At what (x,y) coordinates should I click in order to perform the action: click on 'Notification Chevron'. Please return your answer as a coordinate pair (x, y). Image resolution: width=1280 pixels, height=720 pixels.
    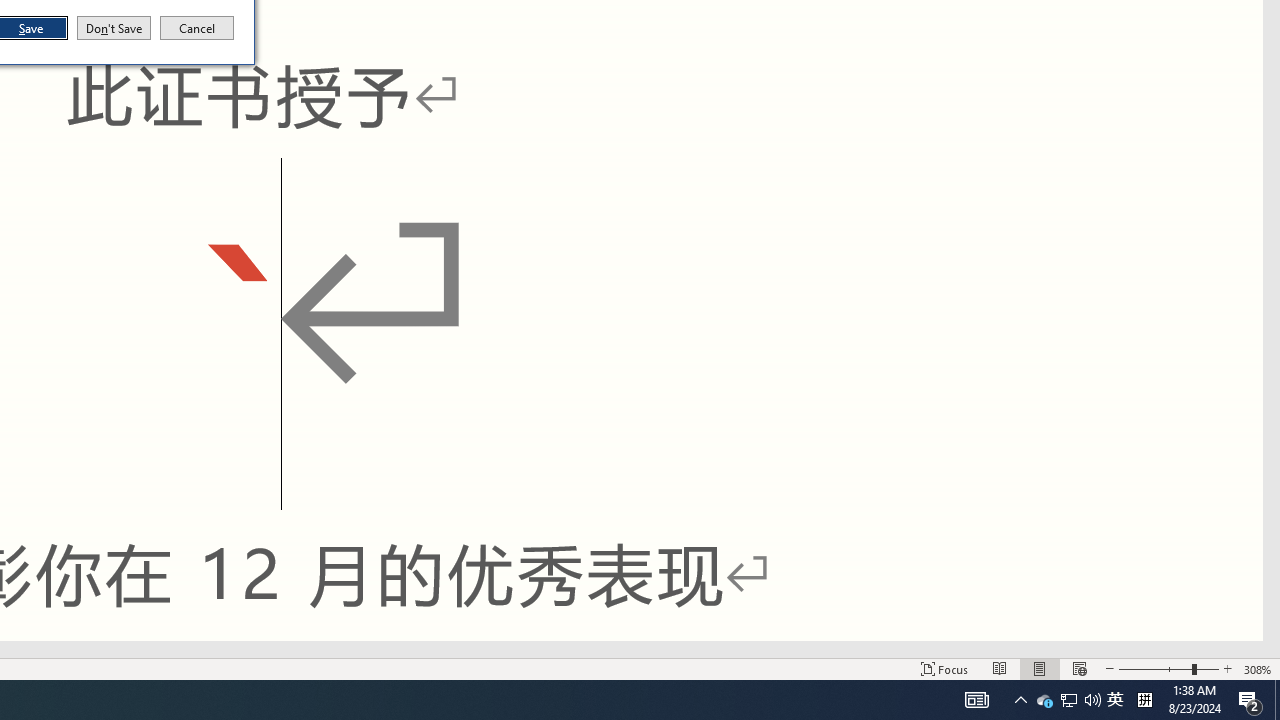
    Looking at the image, I should click on (1020, 698).